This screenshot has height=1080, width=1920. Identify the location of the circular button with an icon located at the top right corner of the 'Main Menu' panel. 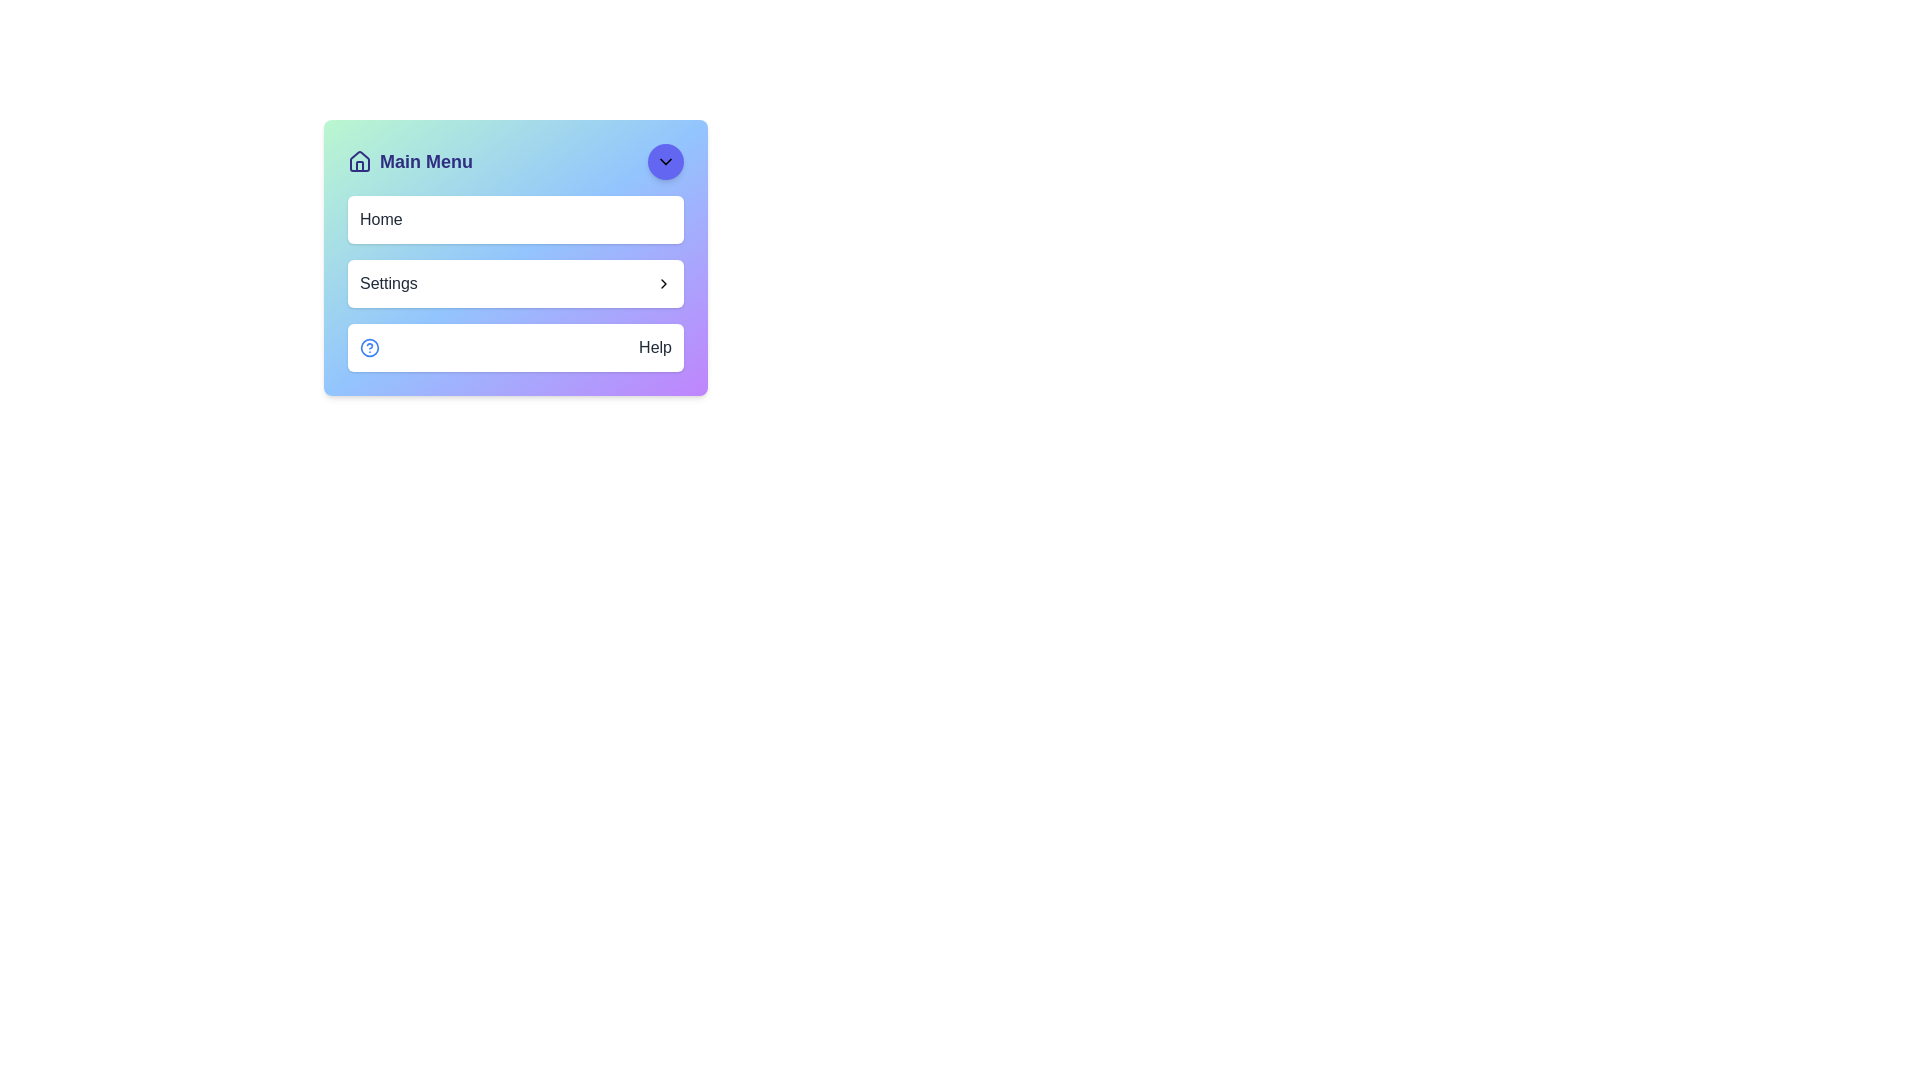
(666, 161).